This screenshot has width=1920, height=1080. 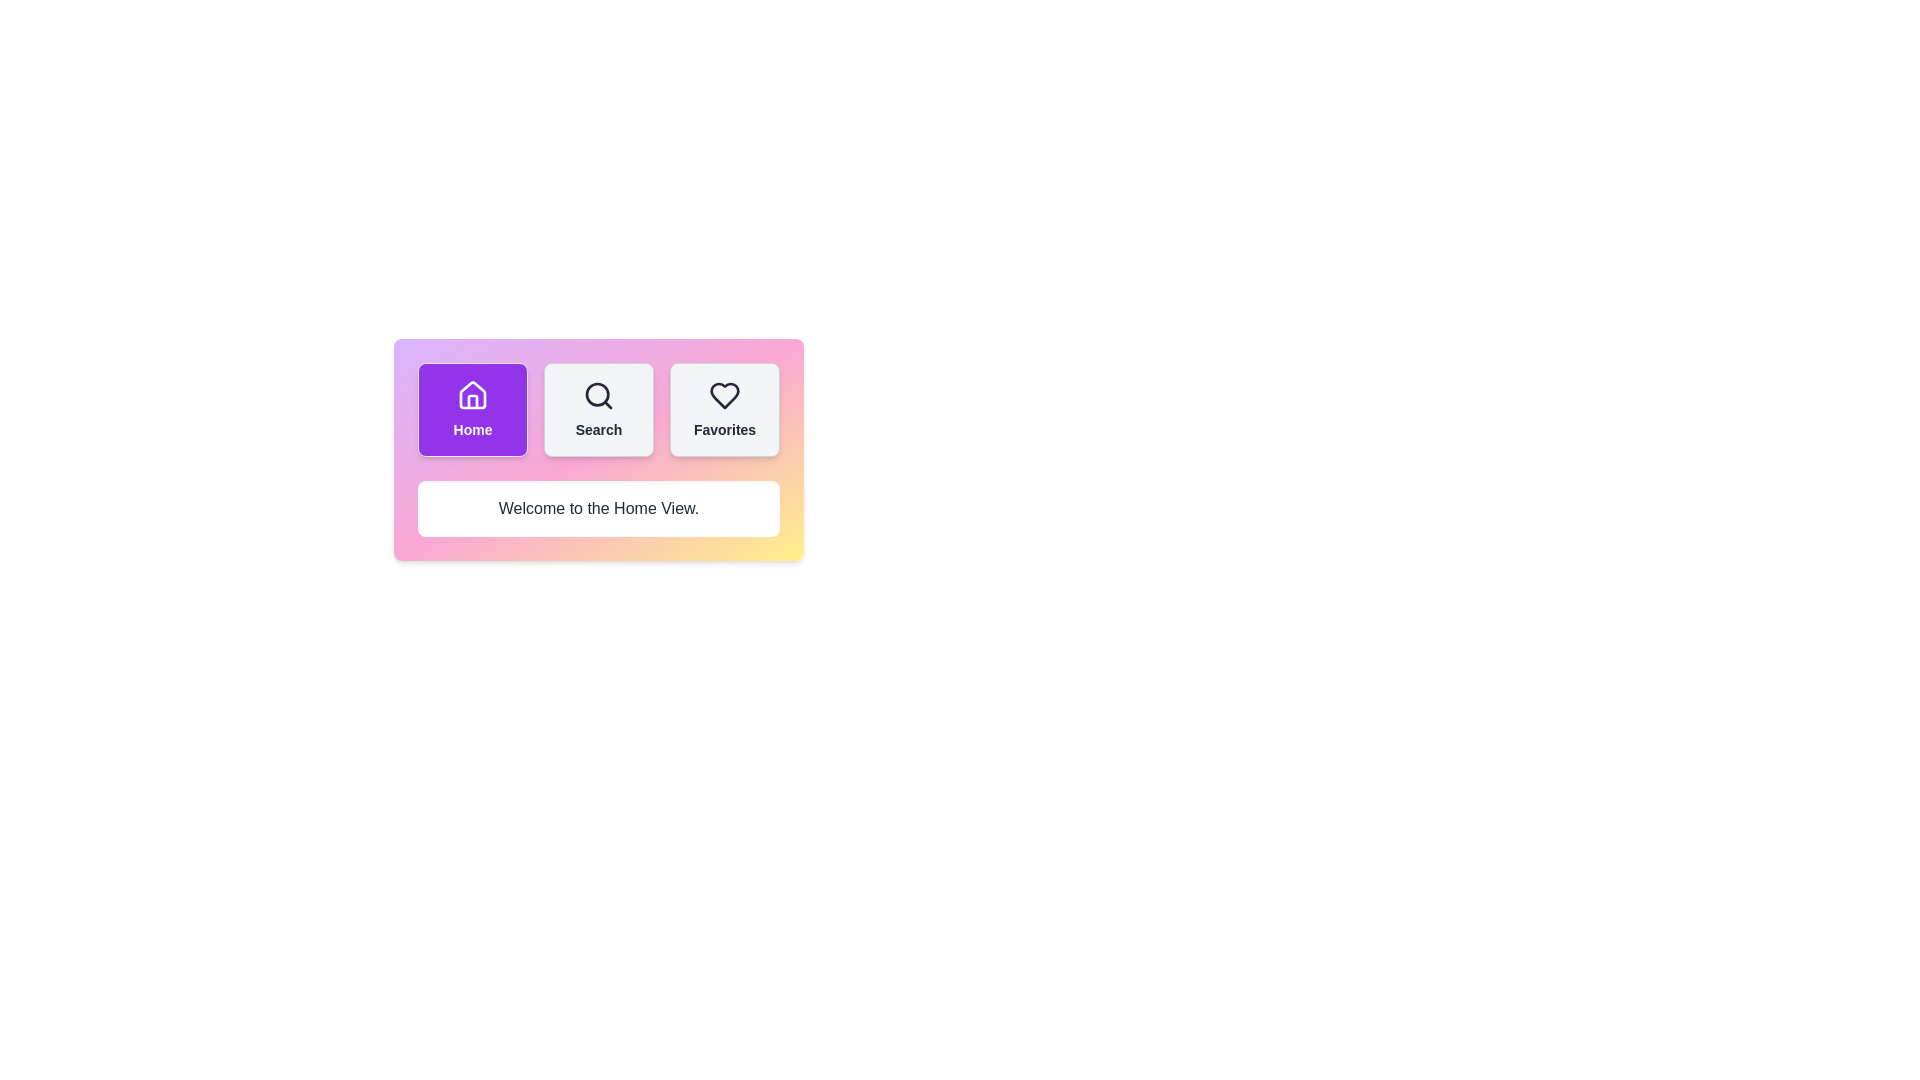 I want to click on the black heart outline icon located within the 'Favorites' button in the toolbar, so click(x=723, y=396).